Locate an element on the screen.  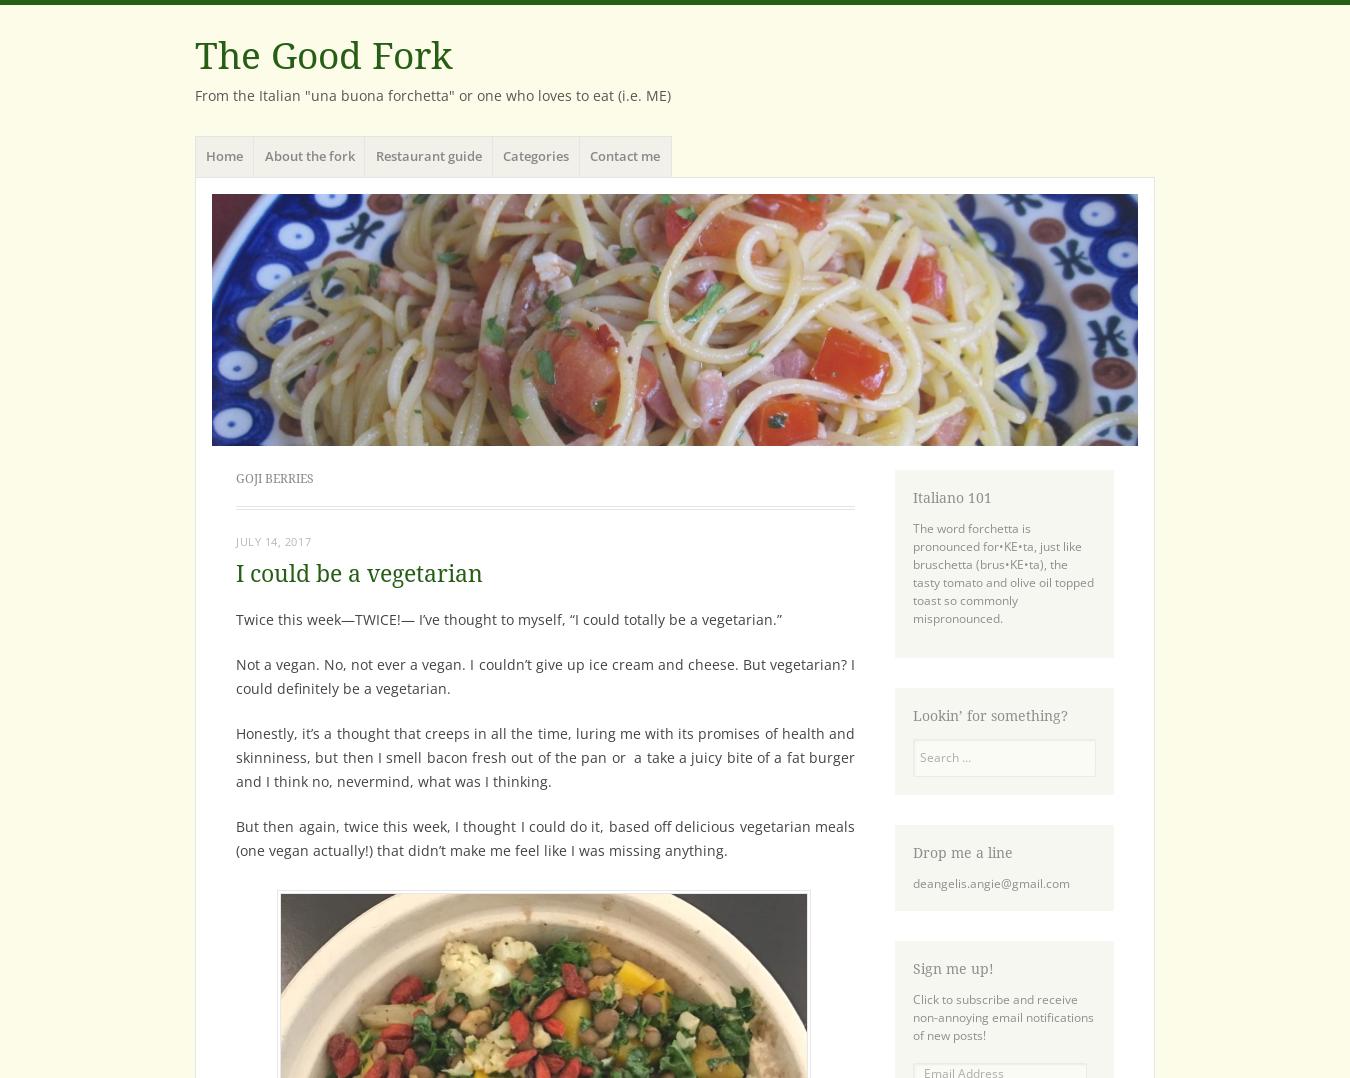
'Lookin’ for something?' is located at coordinates (988, 715).